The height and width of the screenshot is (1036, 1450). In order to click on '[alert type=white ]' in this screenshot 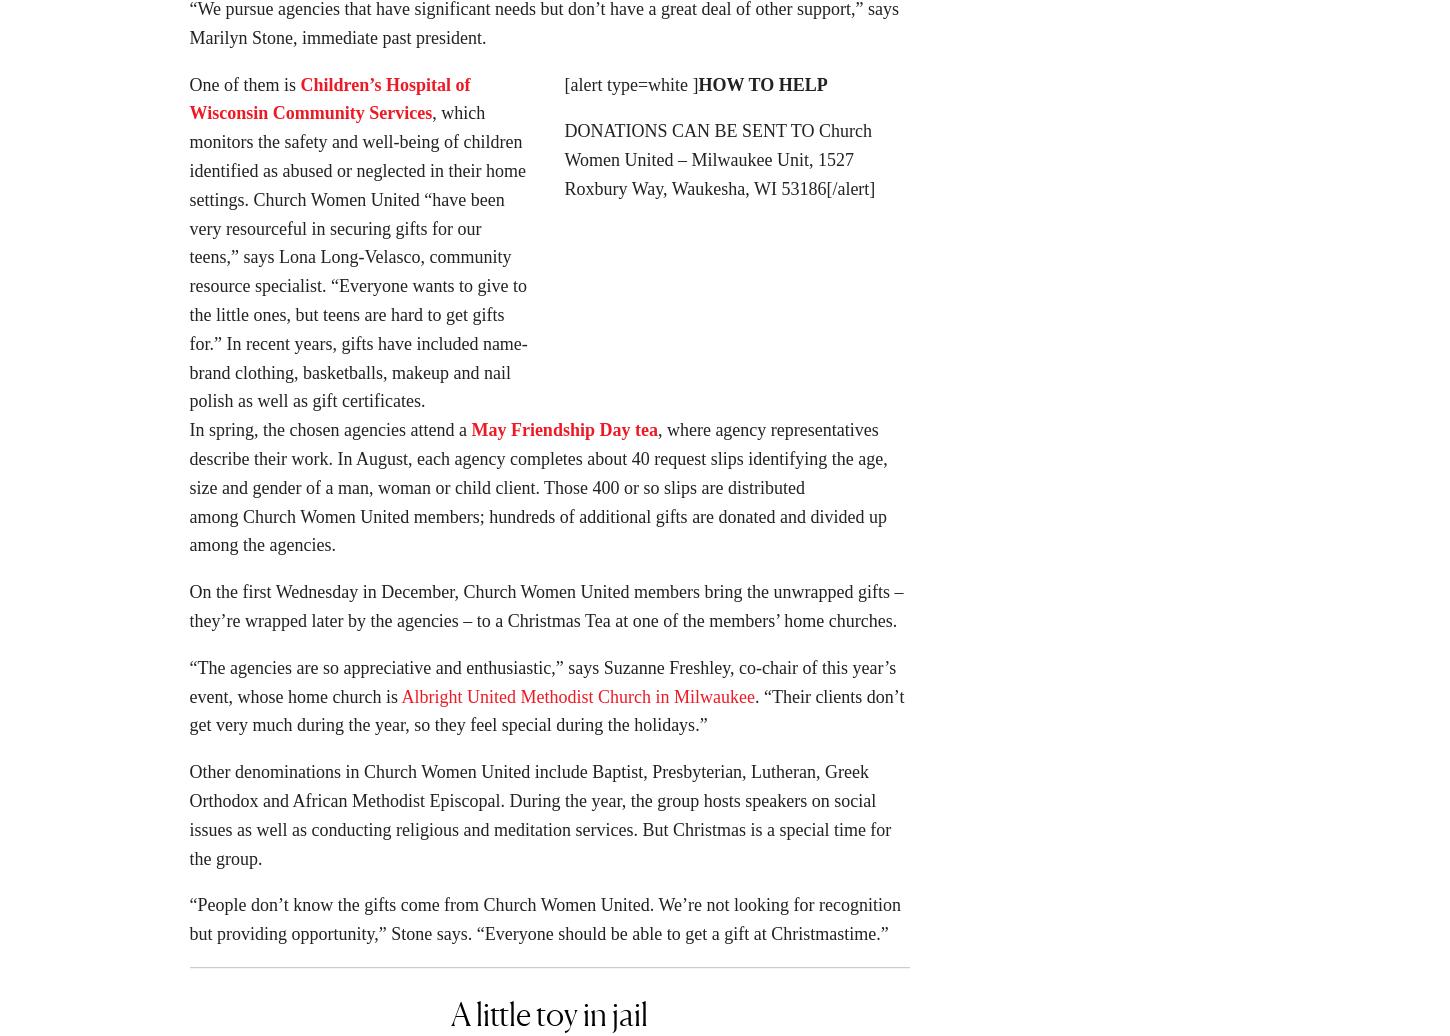, I will do `click(630, 90)`.